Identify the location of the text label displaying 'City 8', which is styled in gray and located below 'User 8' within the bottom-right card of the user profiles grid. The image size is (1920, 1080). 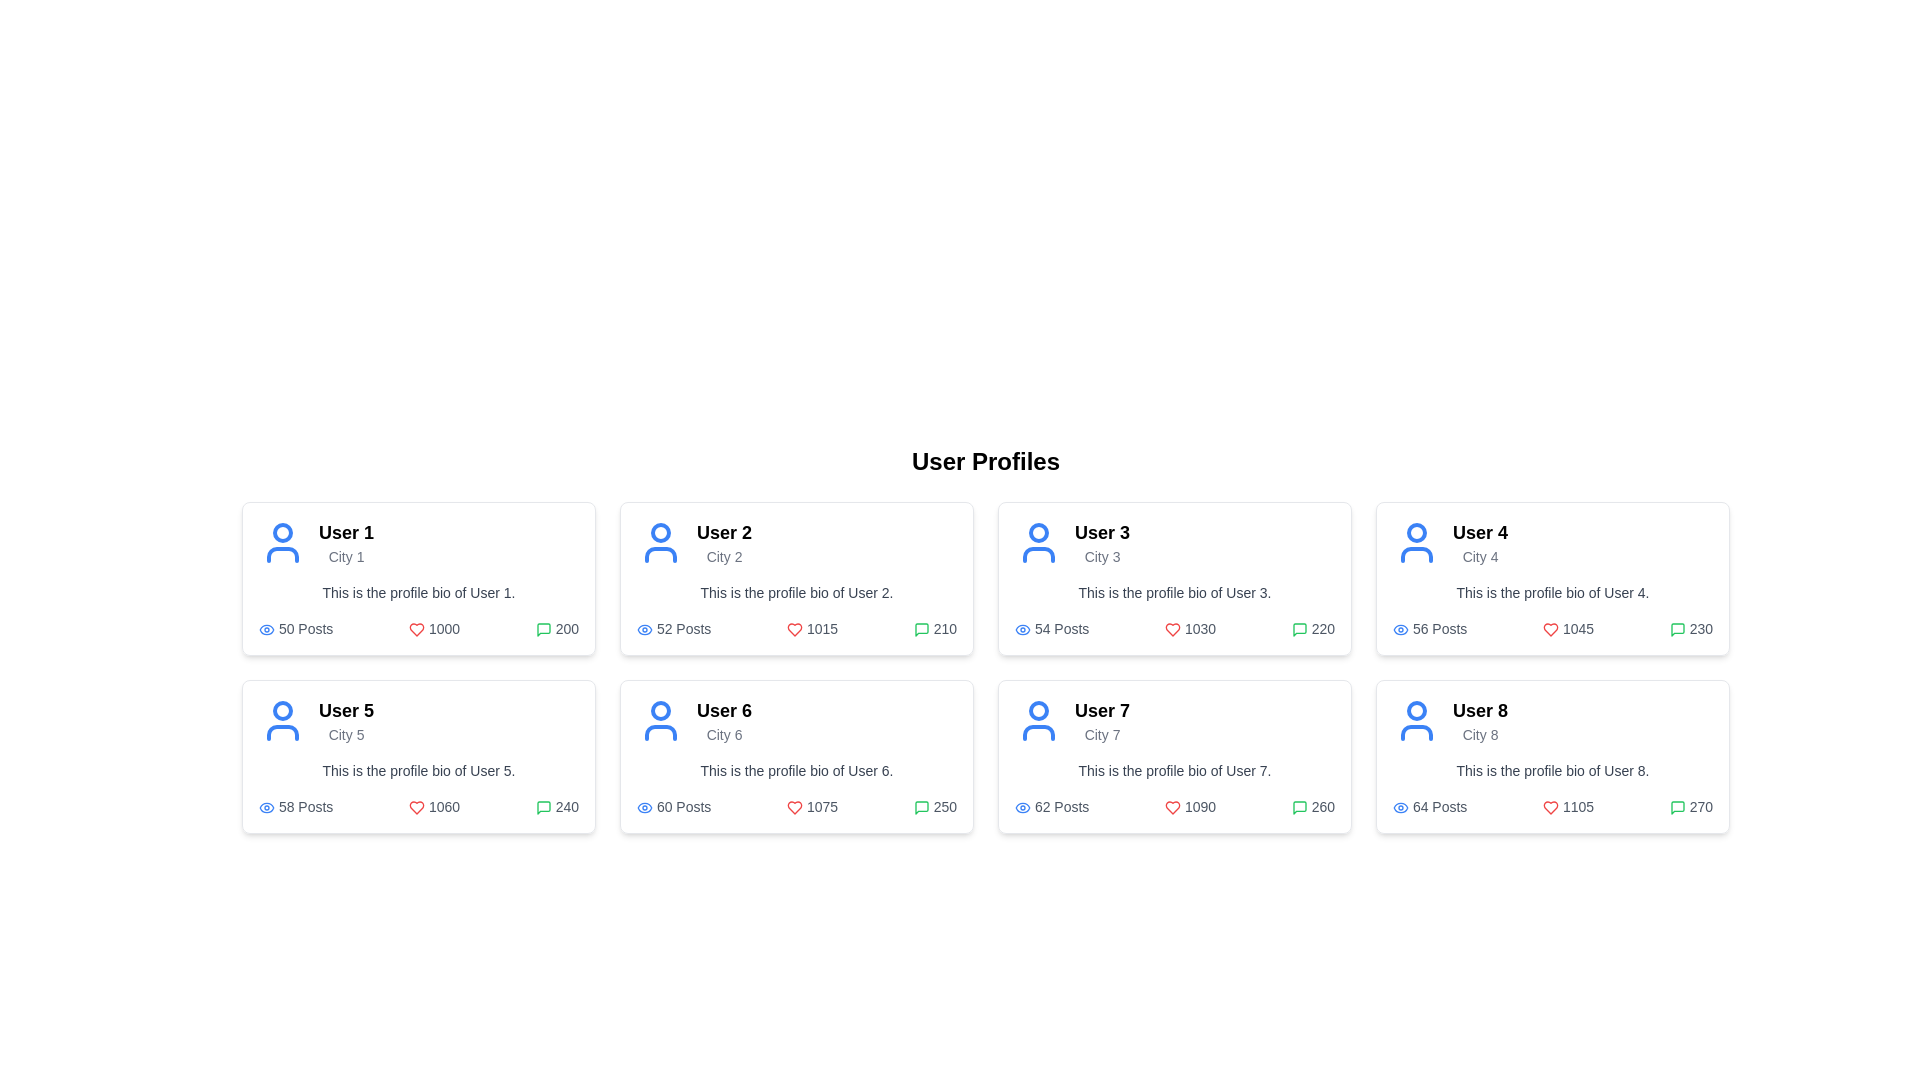
(1480, 735).